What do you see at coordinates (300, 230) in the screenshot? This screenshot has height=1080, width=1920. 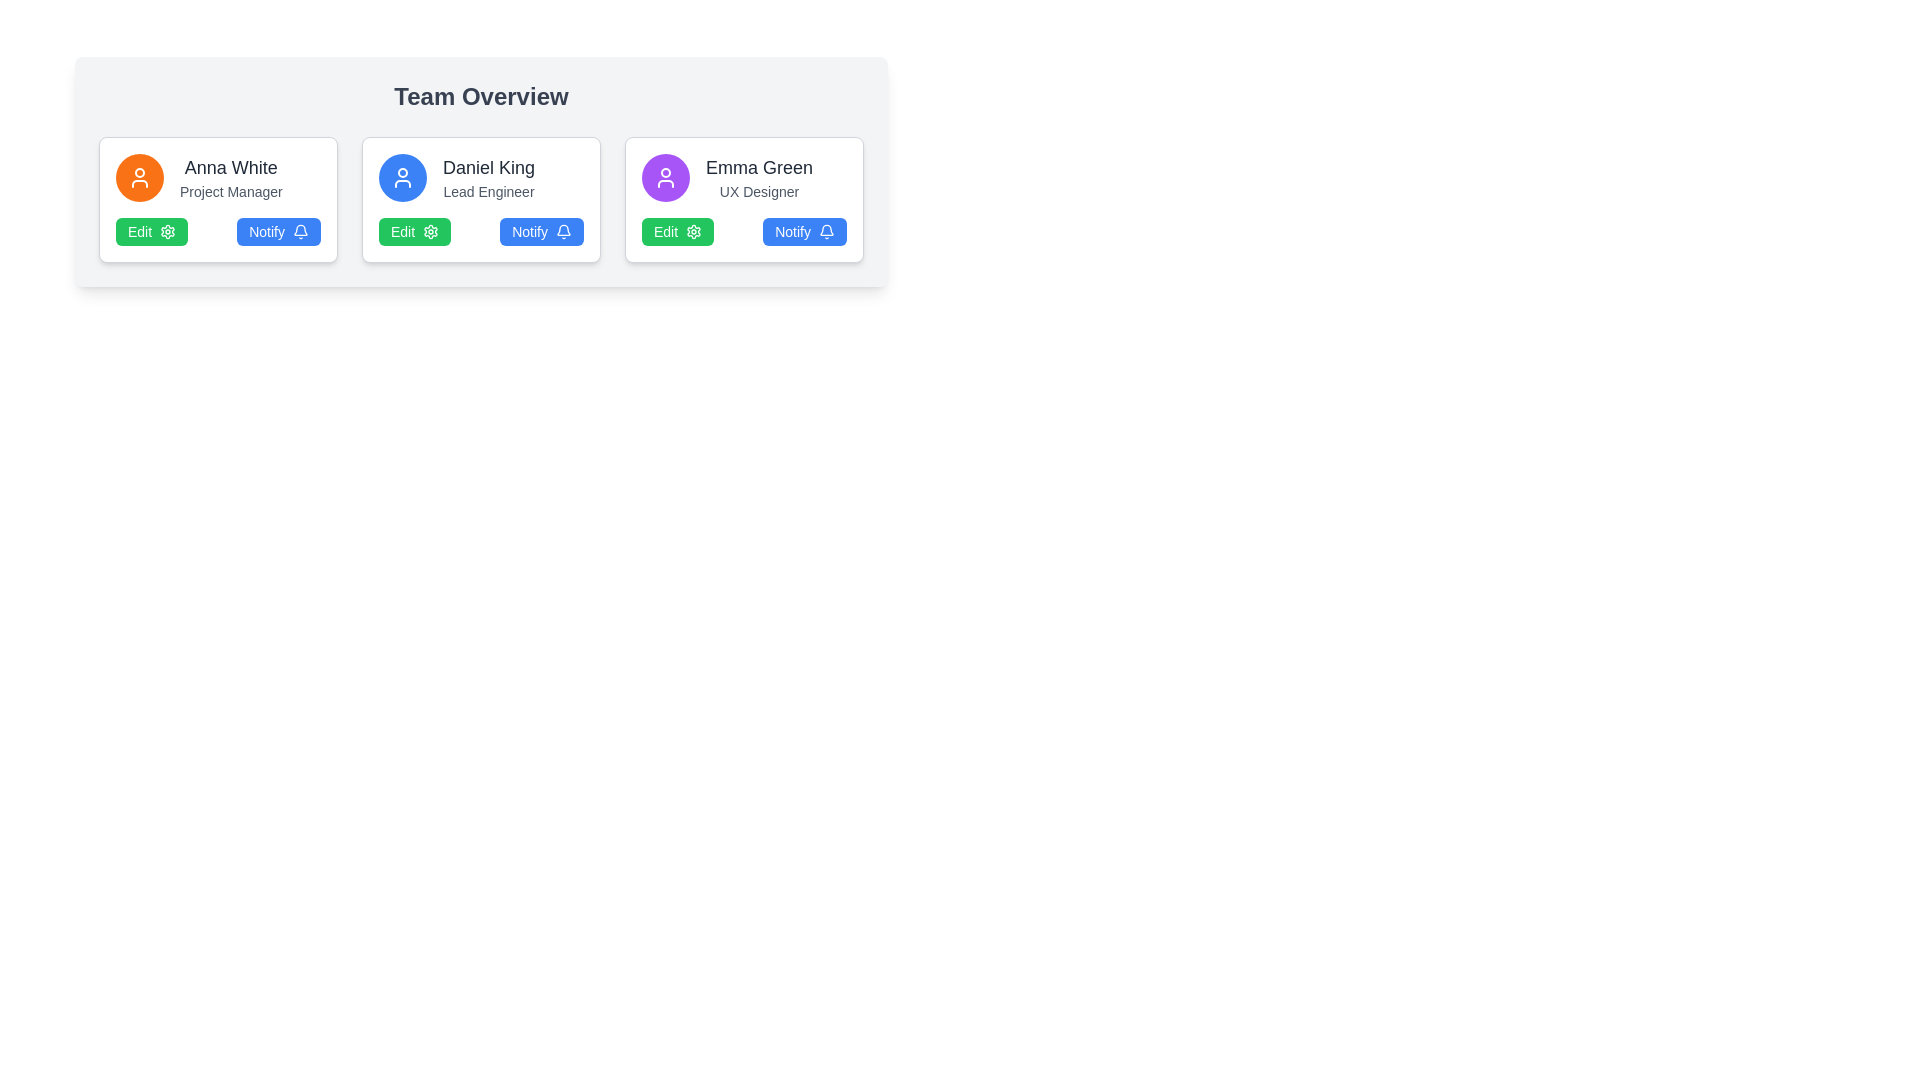 I see `the bell icon embedded within the 'Notify' button located at the bottom-right of Anna White's card` at bounding box center [300, 230].